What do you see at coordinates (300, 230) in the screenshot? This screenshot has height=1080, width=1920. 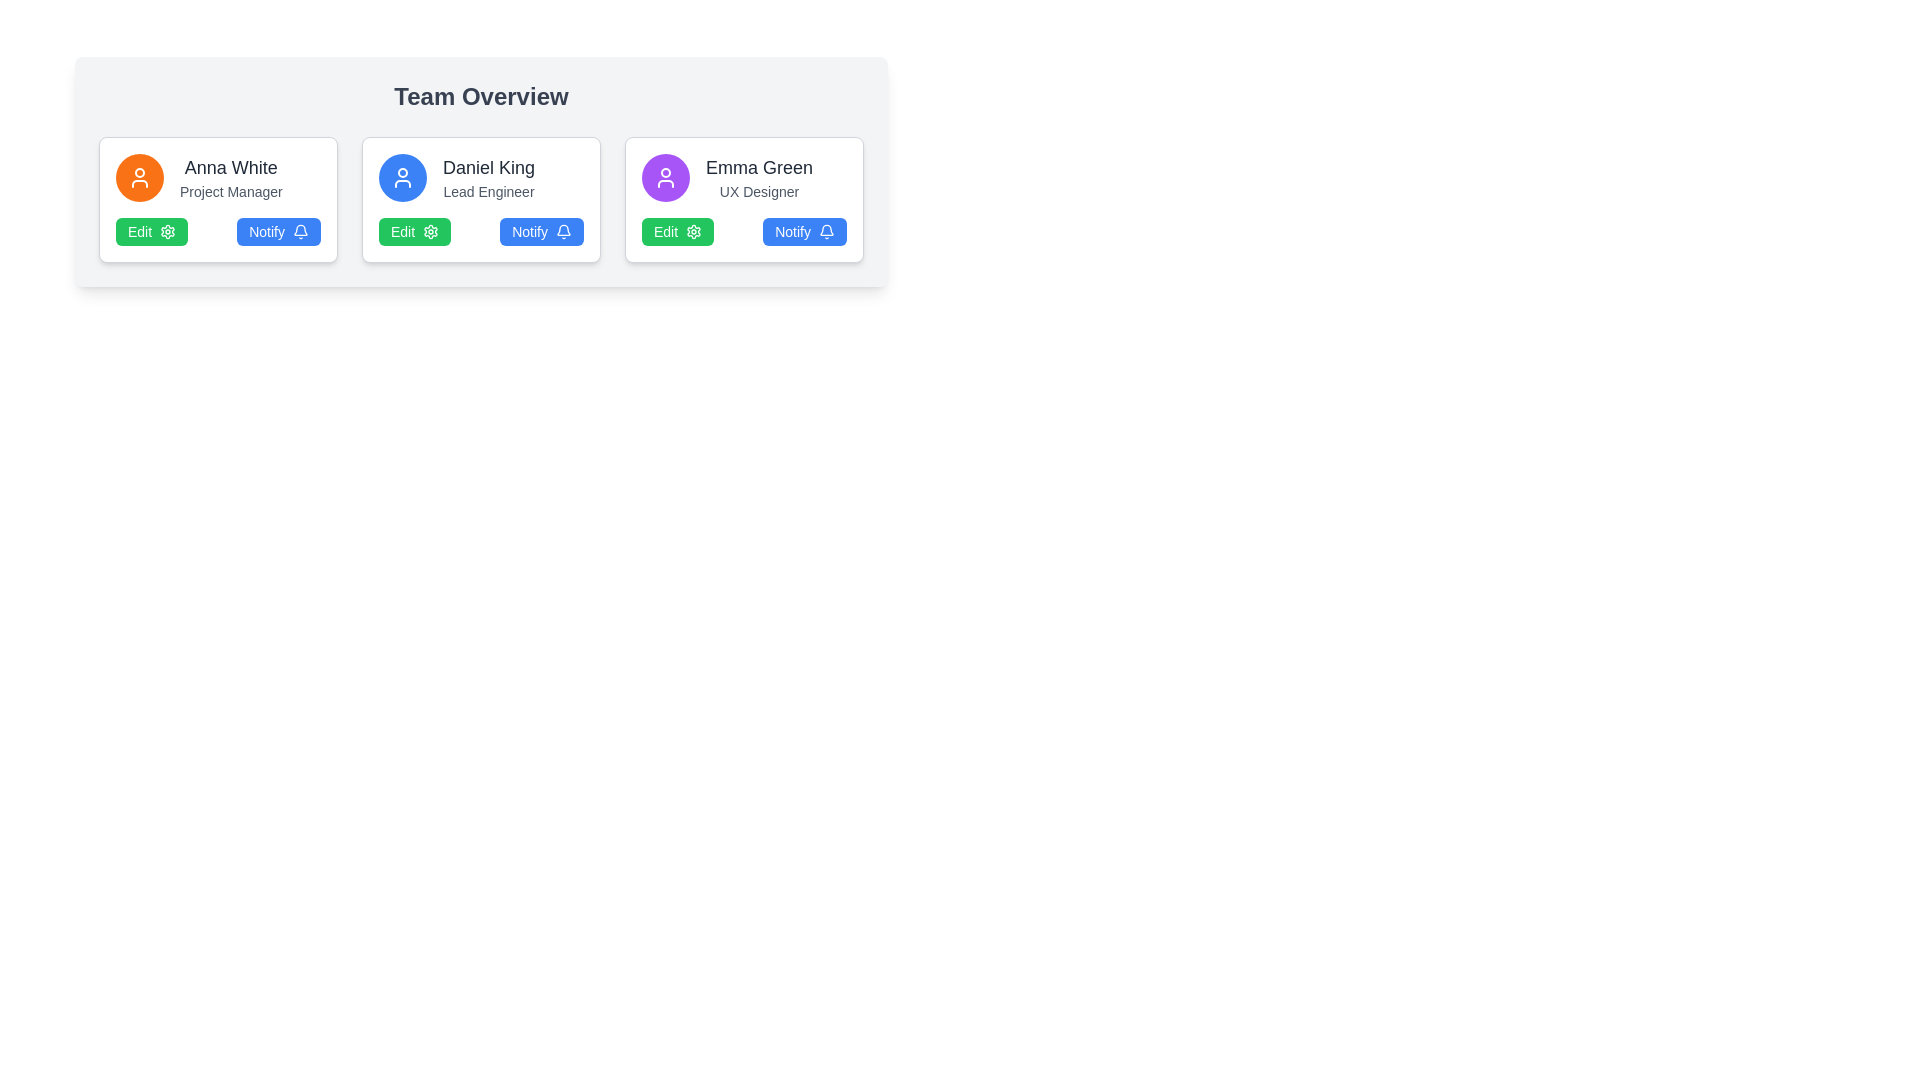 I see `the bell icon embedded within the 'Notify' button located at the bottom-right of Anna White's card` at bounding box center [300, 230].